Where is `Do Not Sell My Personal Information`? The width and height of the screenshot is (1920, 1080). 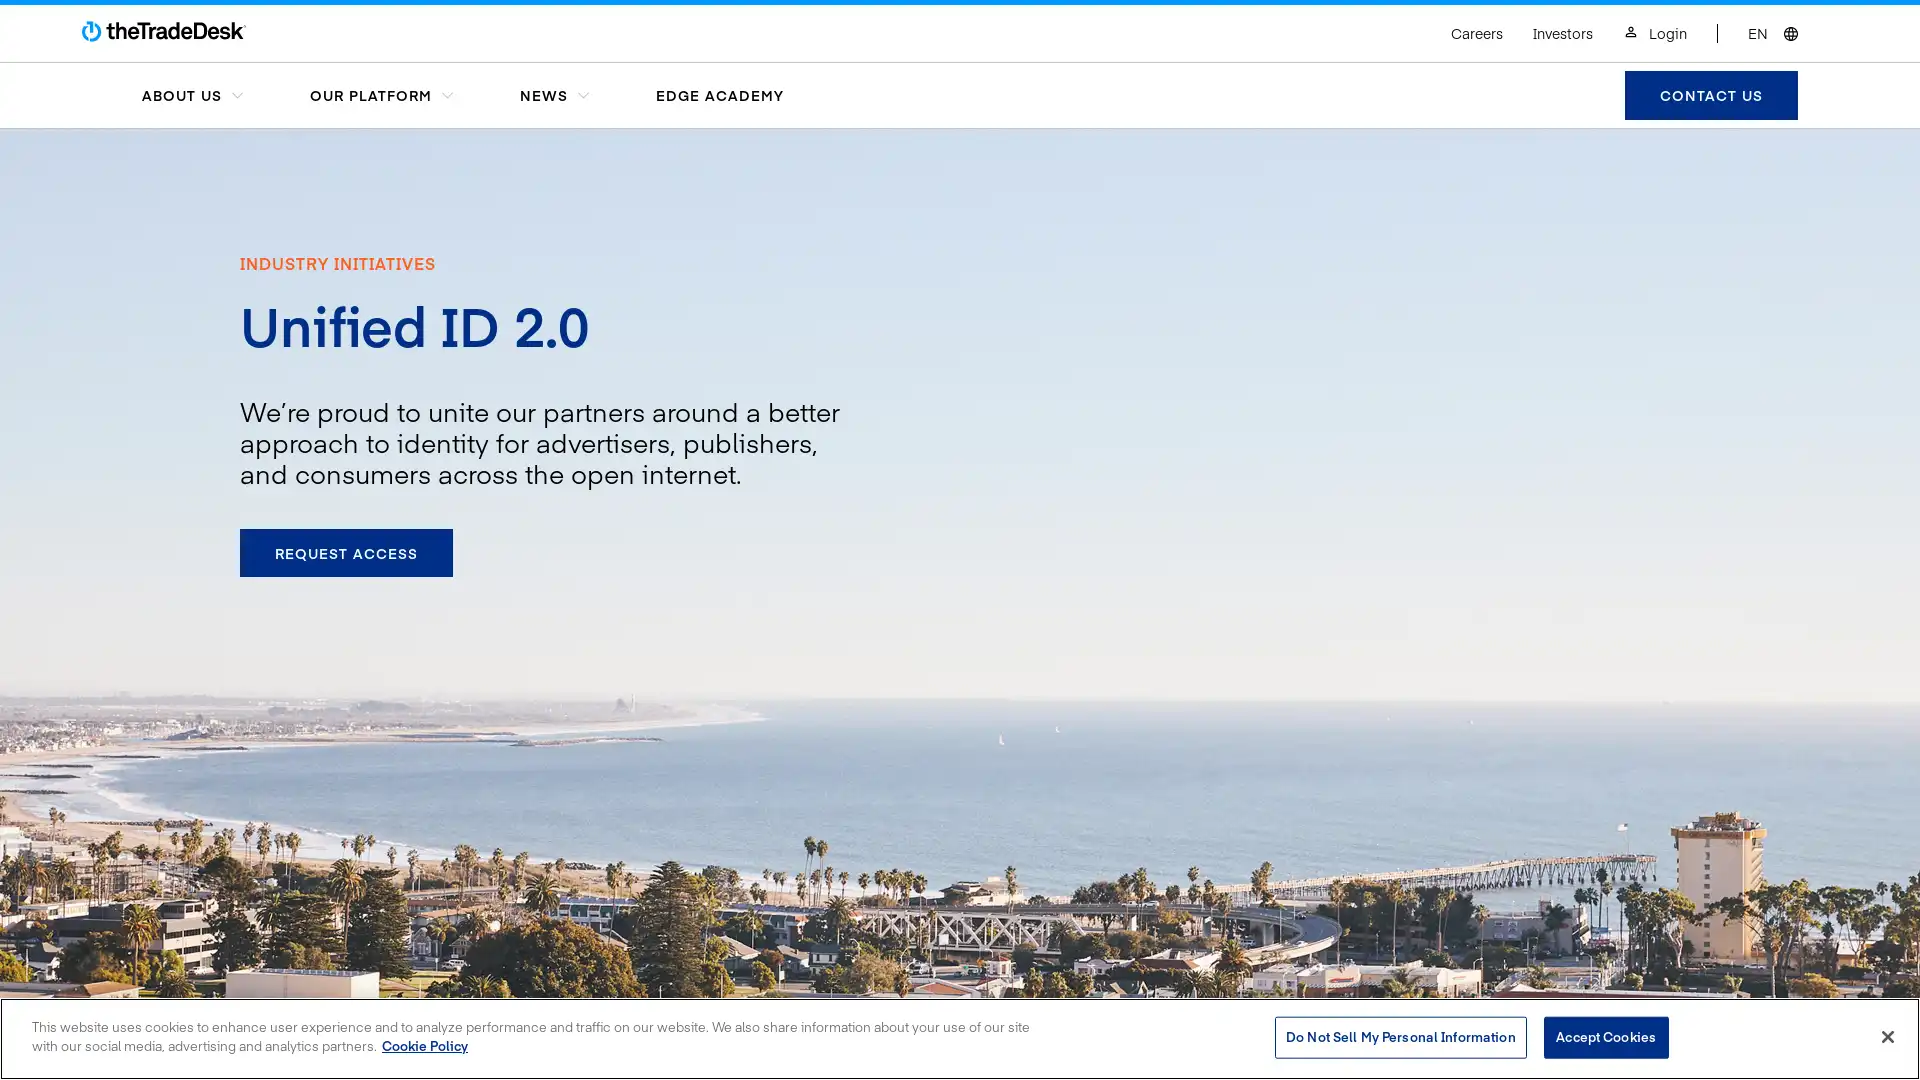 Do Not Sell My Personal Information is located at coordinates (1399, 1036).